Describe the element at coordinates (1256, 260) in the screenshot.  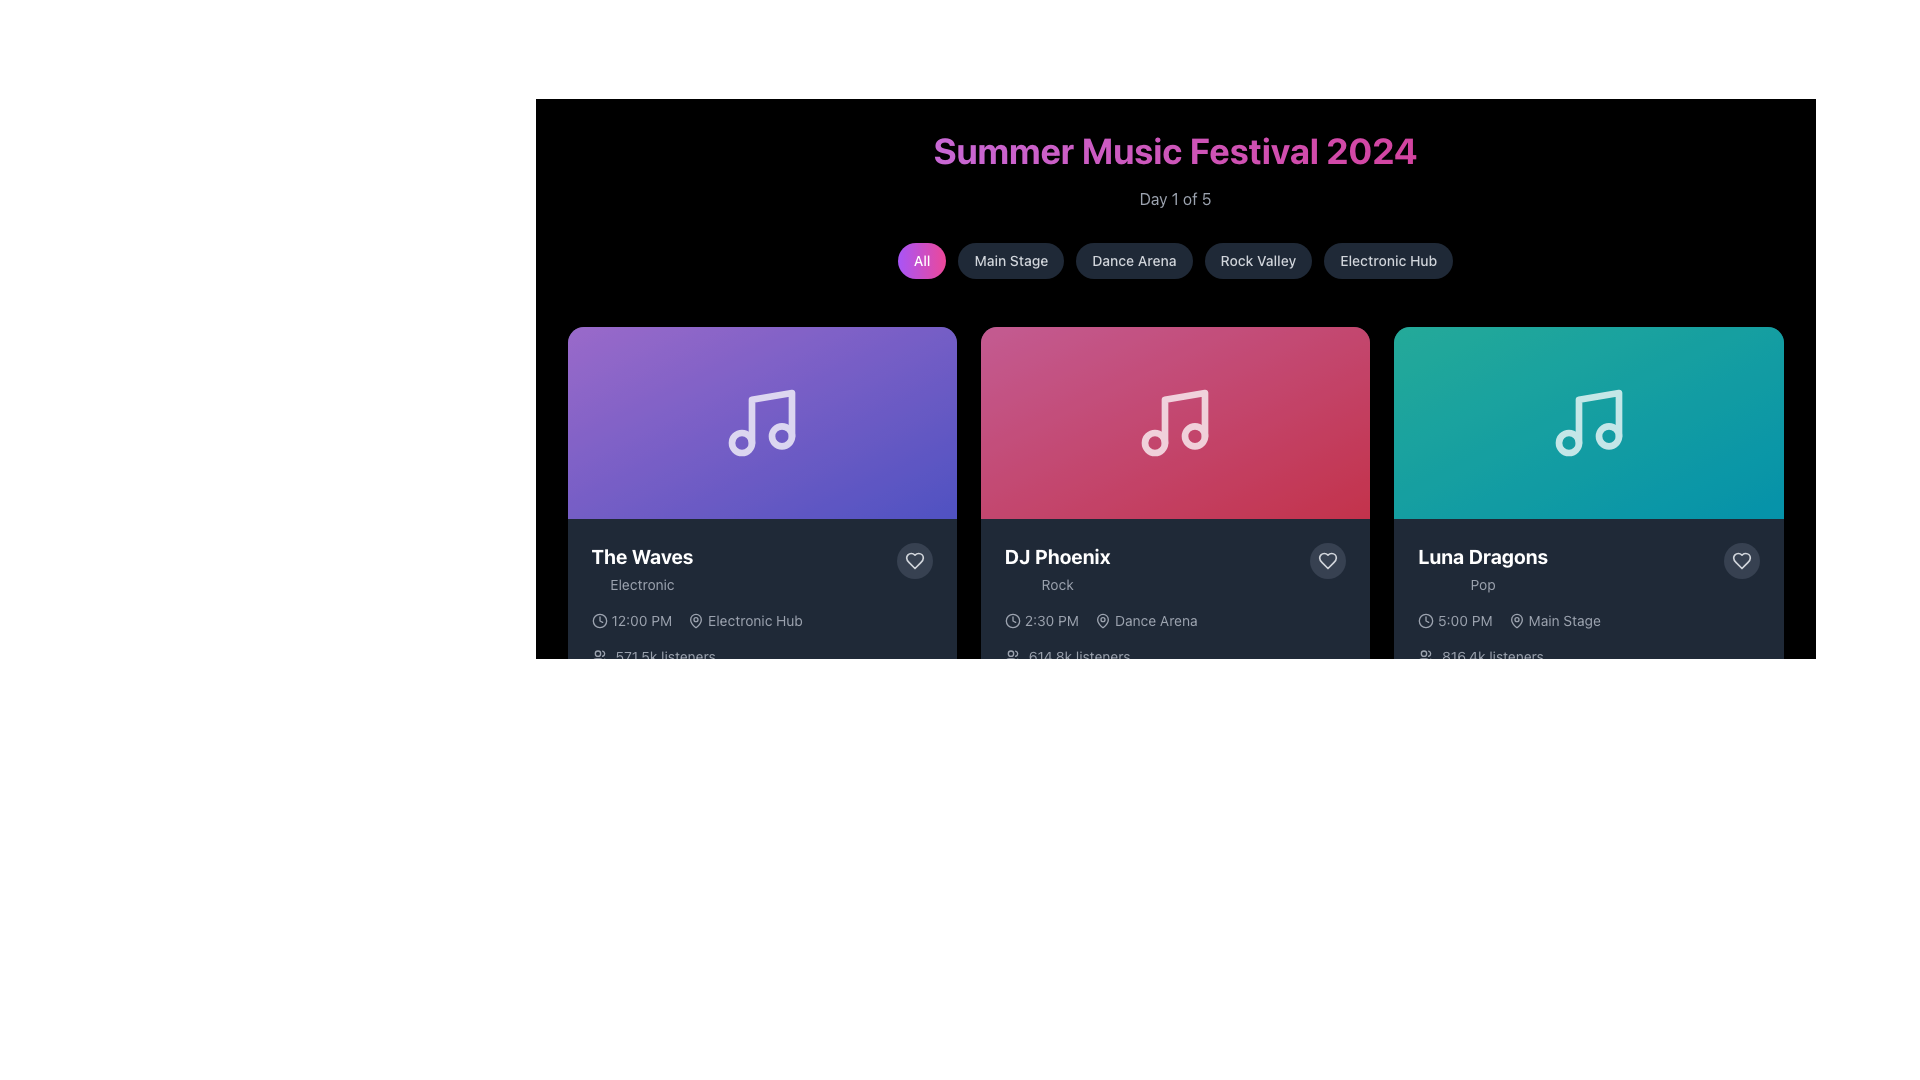
I see `the fourth button in the horizontal row, which activates the Rock Valley filter, located below the title 'Summer Music Festival 2024'` at that location.